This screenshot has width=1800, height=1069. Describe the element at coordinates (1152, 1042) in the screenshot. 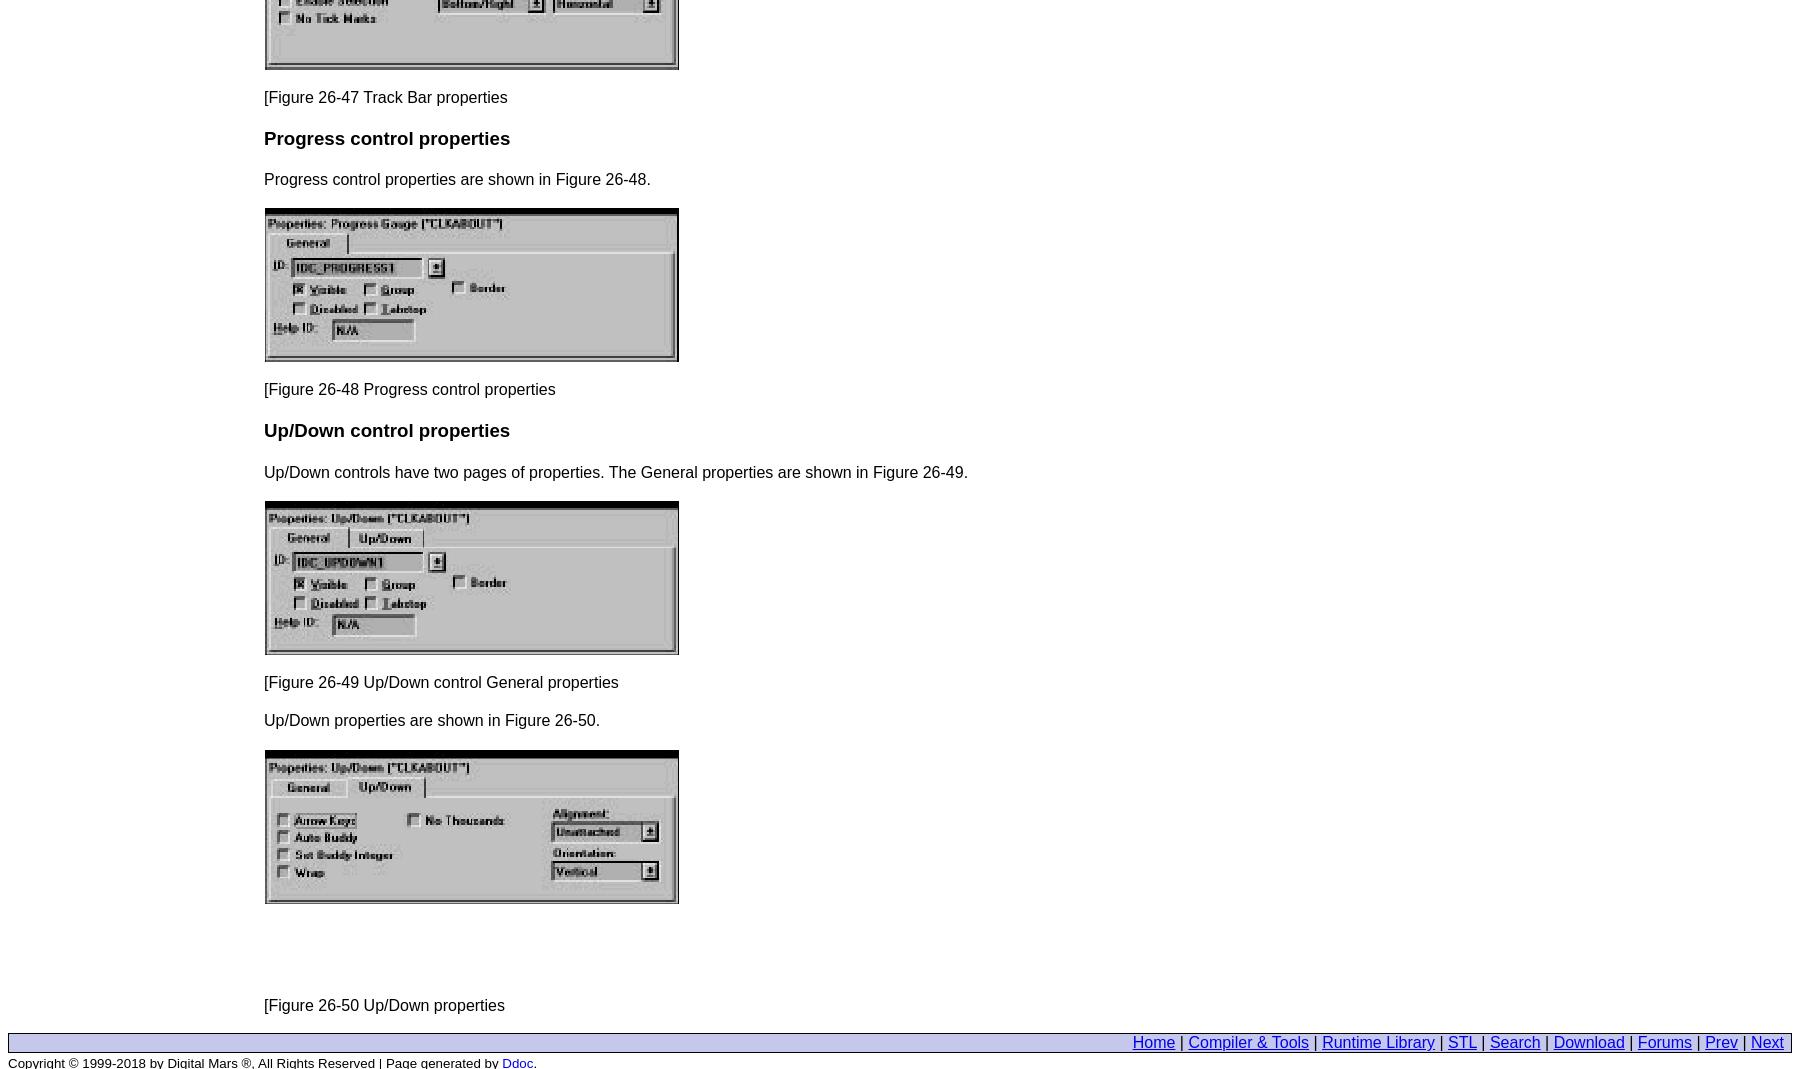

I see `'Home'` at that location.